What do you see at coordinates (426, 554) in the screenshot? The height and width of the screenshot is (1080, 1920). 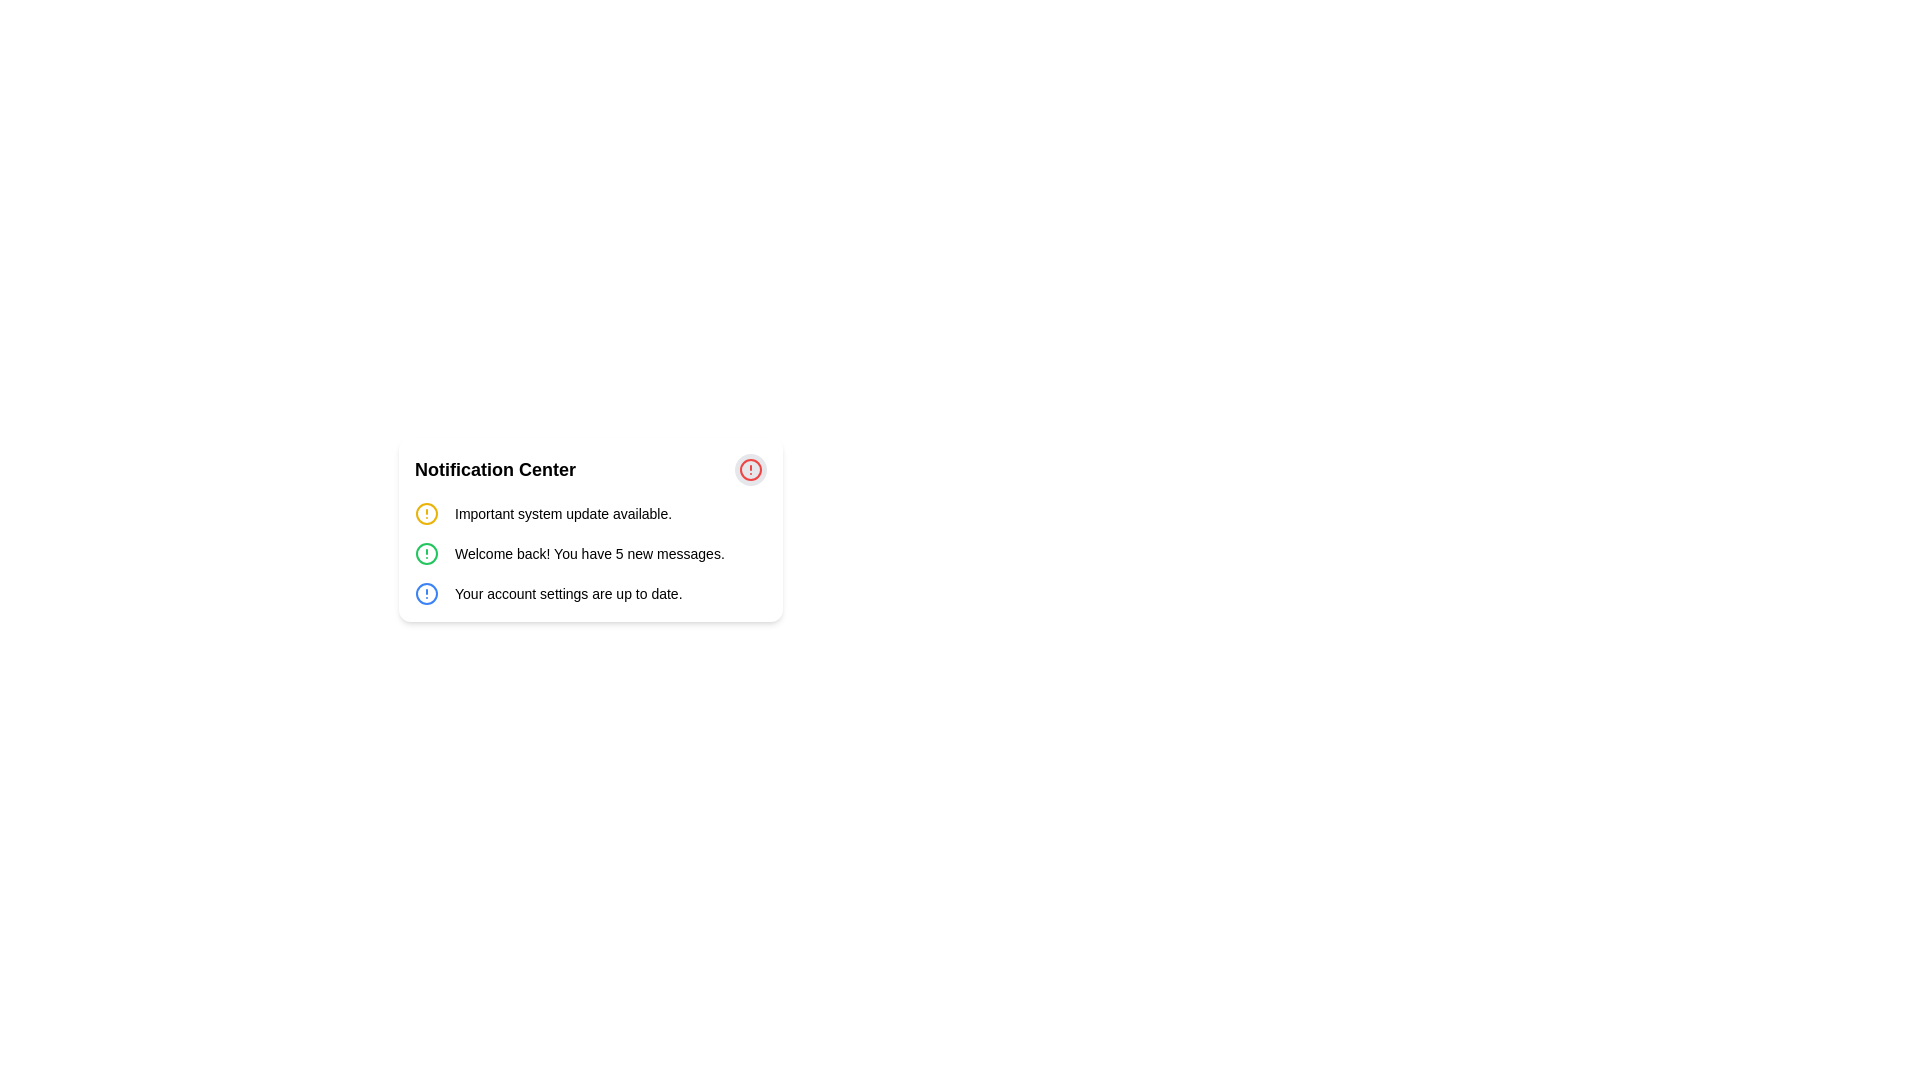 I see `the visual alert by focusing on the inner circle of the alert icon located in the top-right corner of the notification card` at bounding box center [426, 554].